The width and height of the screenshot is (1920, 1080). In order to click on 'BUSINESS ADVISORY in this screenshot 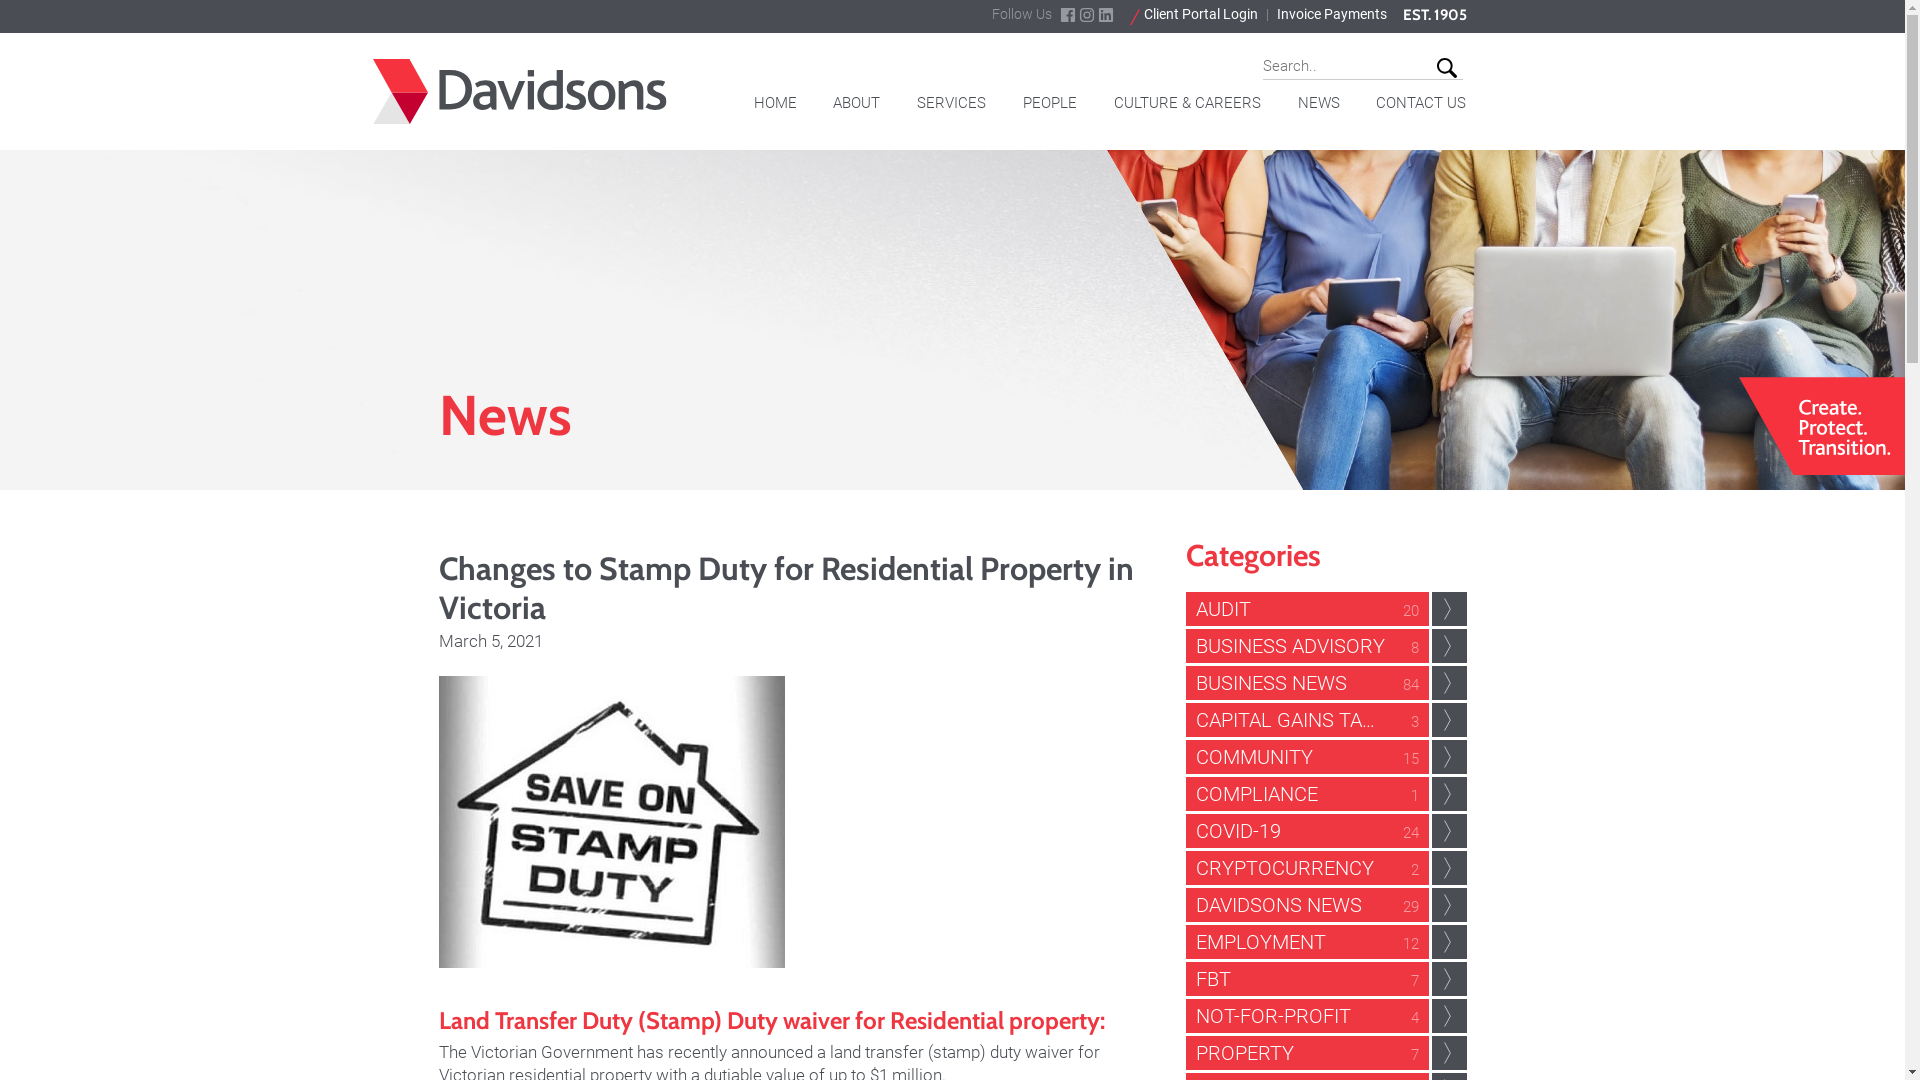, I will do `click(1325, 645)`.